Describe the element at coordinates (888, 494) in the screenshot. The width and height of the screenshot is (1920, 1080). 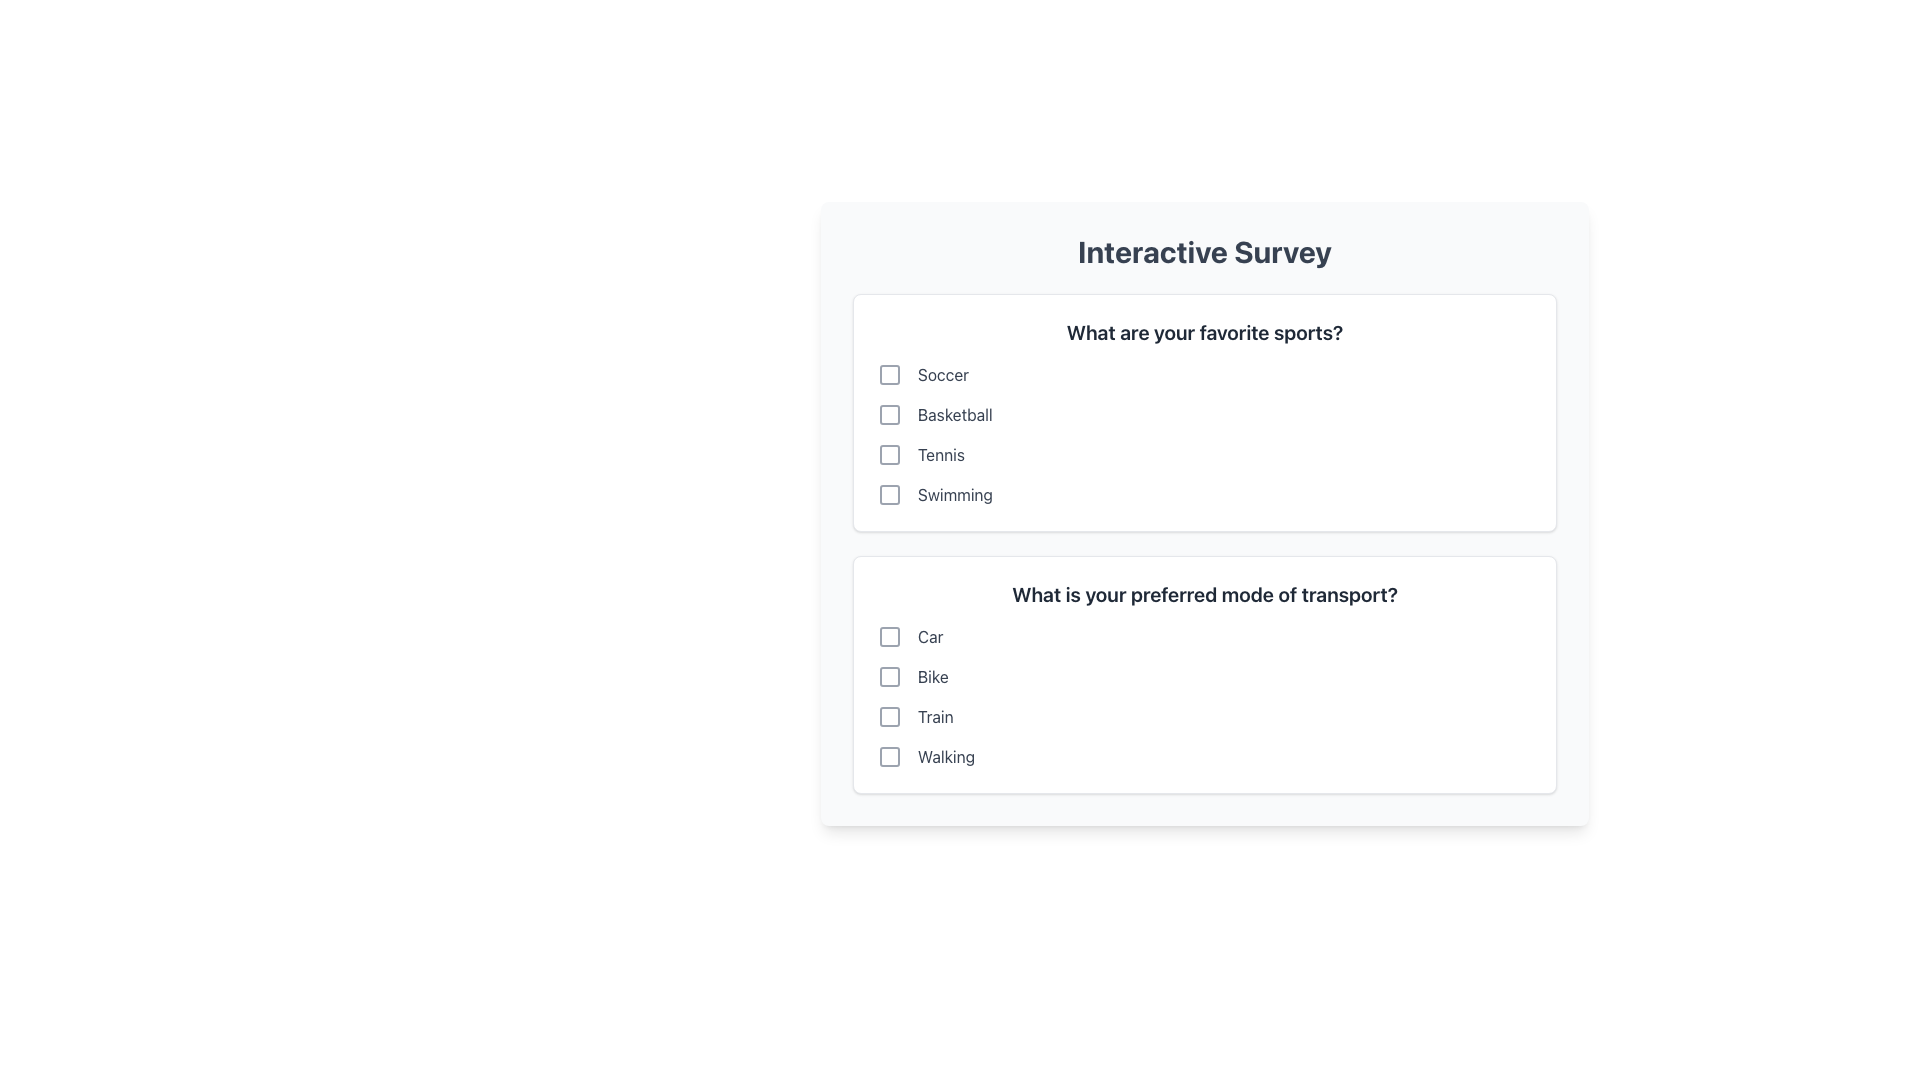
I see `the fourth checkbox in the list under the header 'What are your favorite sports?'` at that location.